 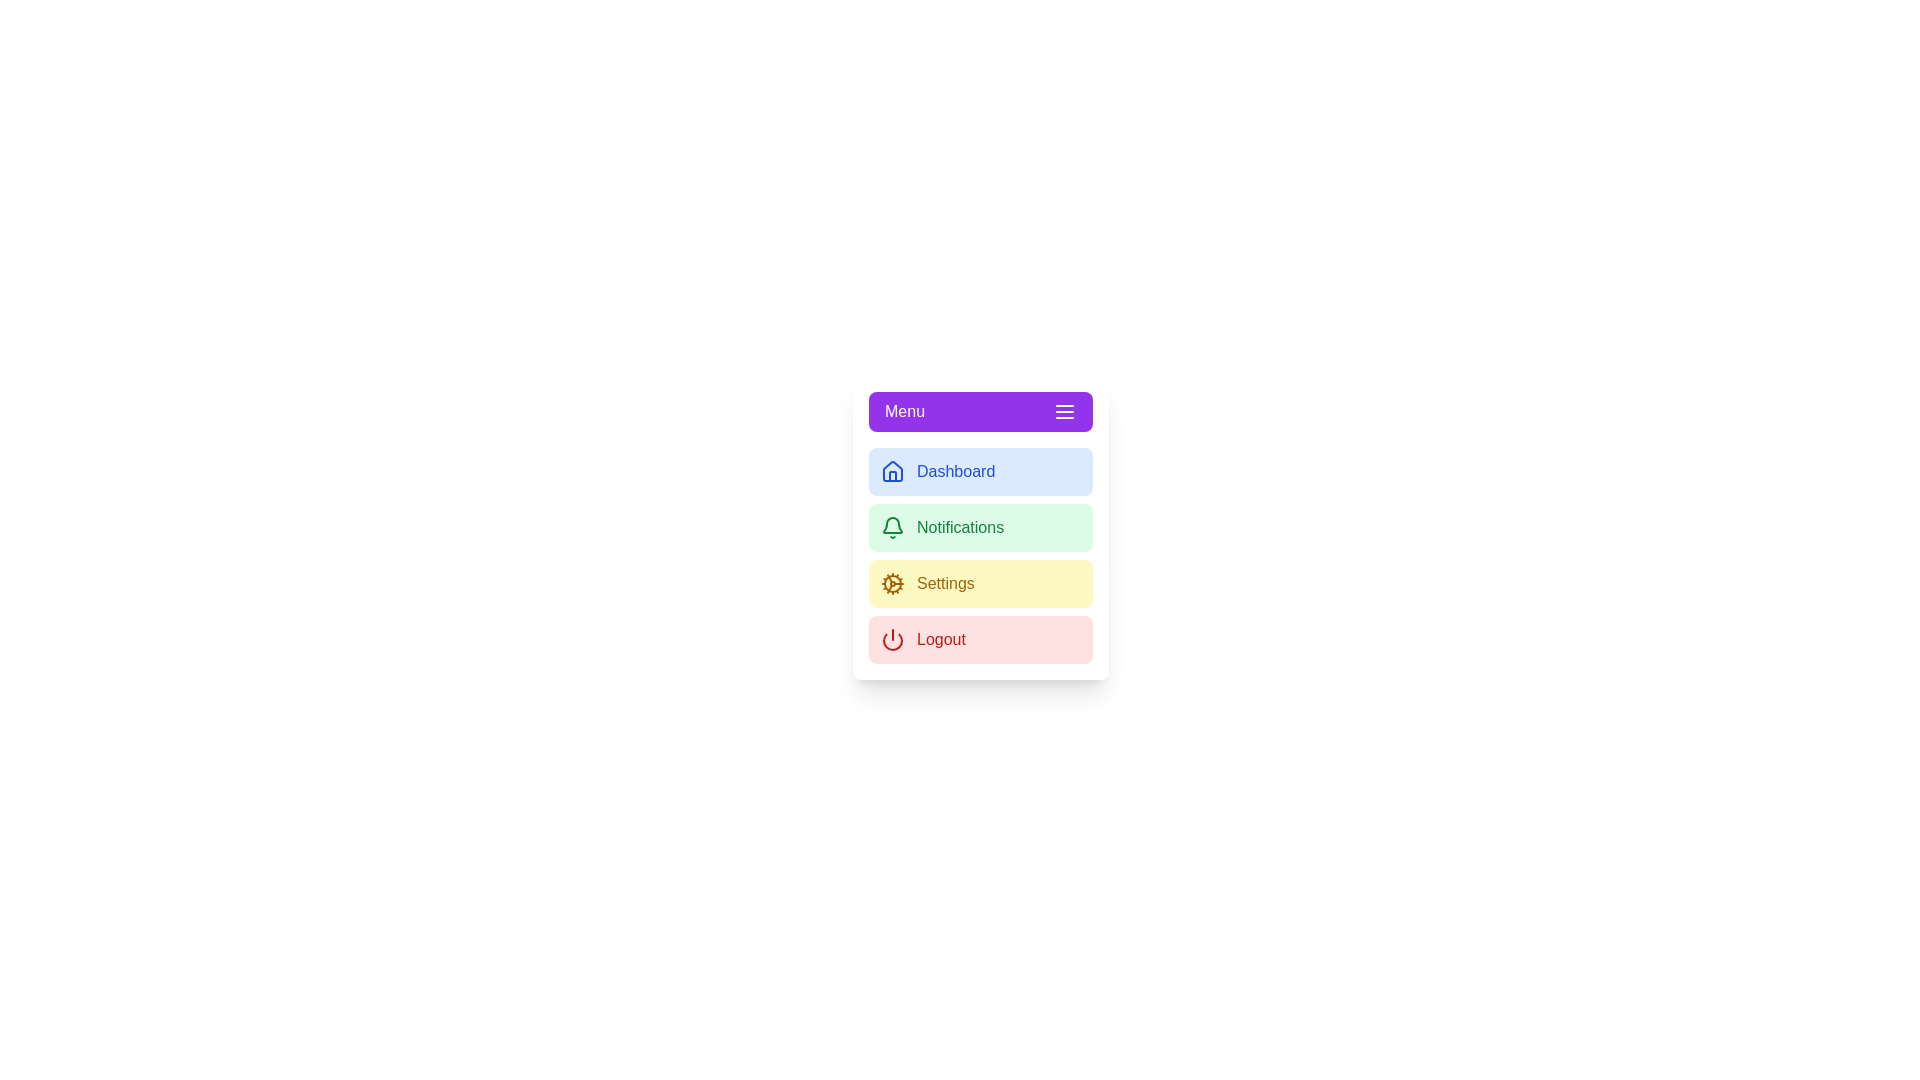 I want to click on the icon of the menu item Logout to inspect it, so click(x=891, y=640).